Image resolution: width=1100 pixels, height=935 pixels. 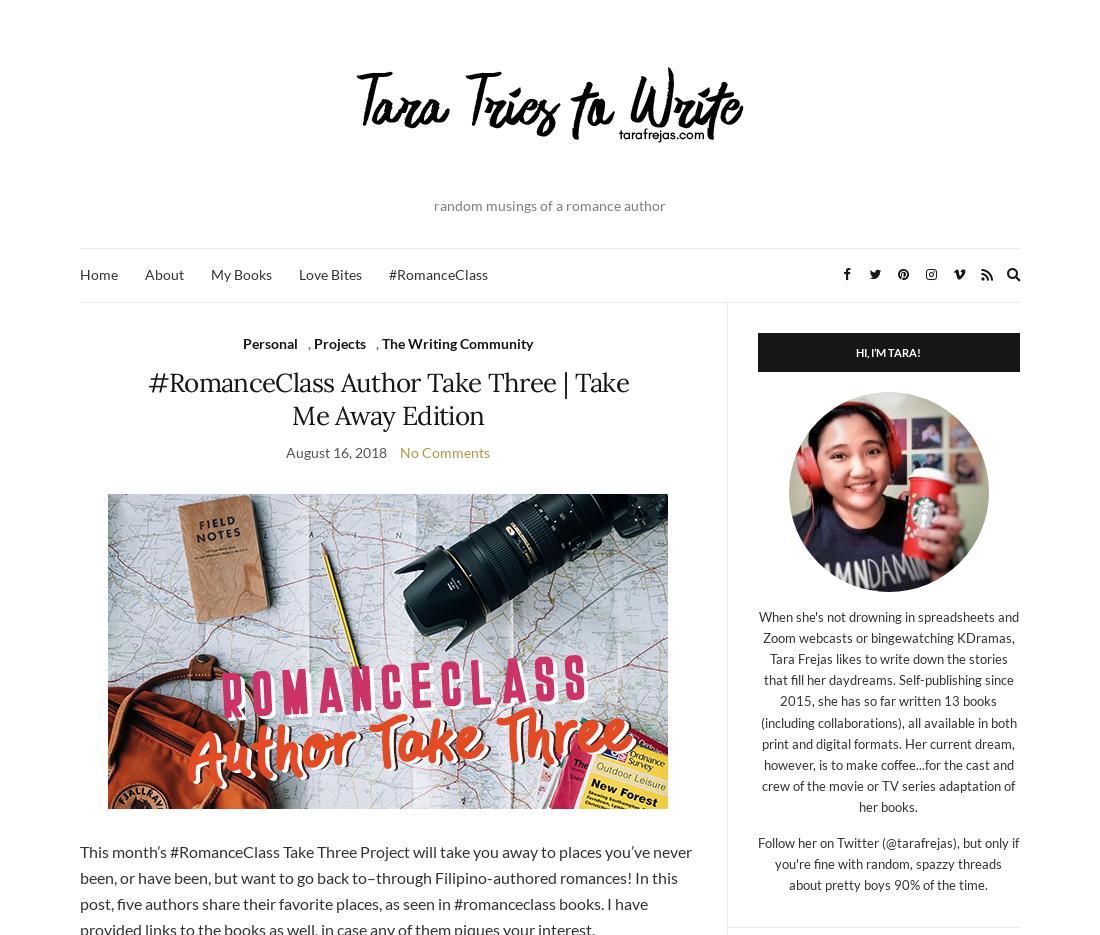 I want to click on 'No Comments', so click(x=443, y=450).